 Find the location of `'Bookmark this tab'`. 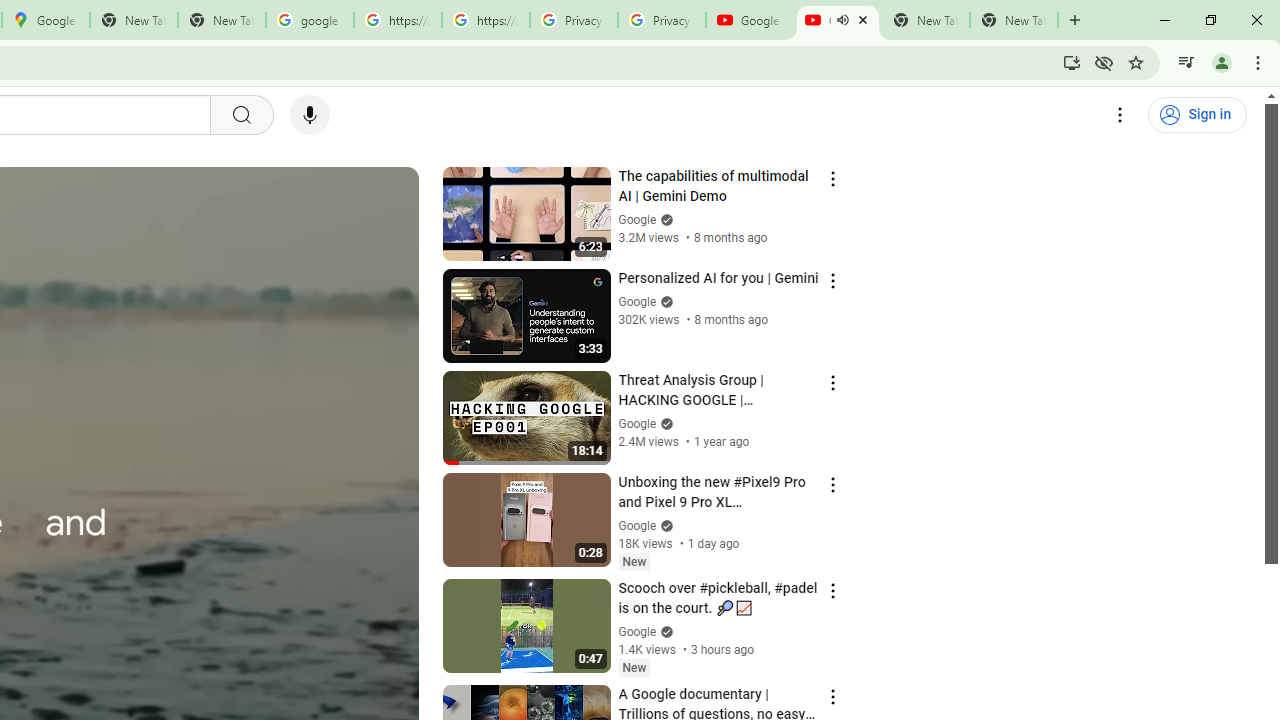

'Bookmark this tab' is located at coordinates (1136, 61).